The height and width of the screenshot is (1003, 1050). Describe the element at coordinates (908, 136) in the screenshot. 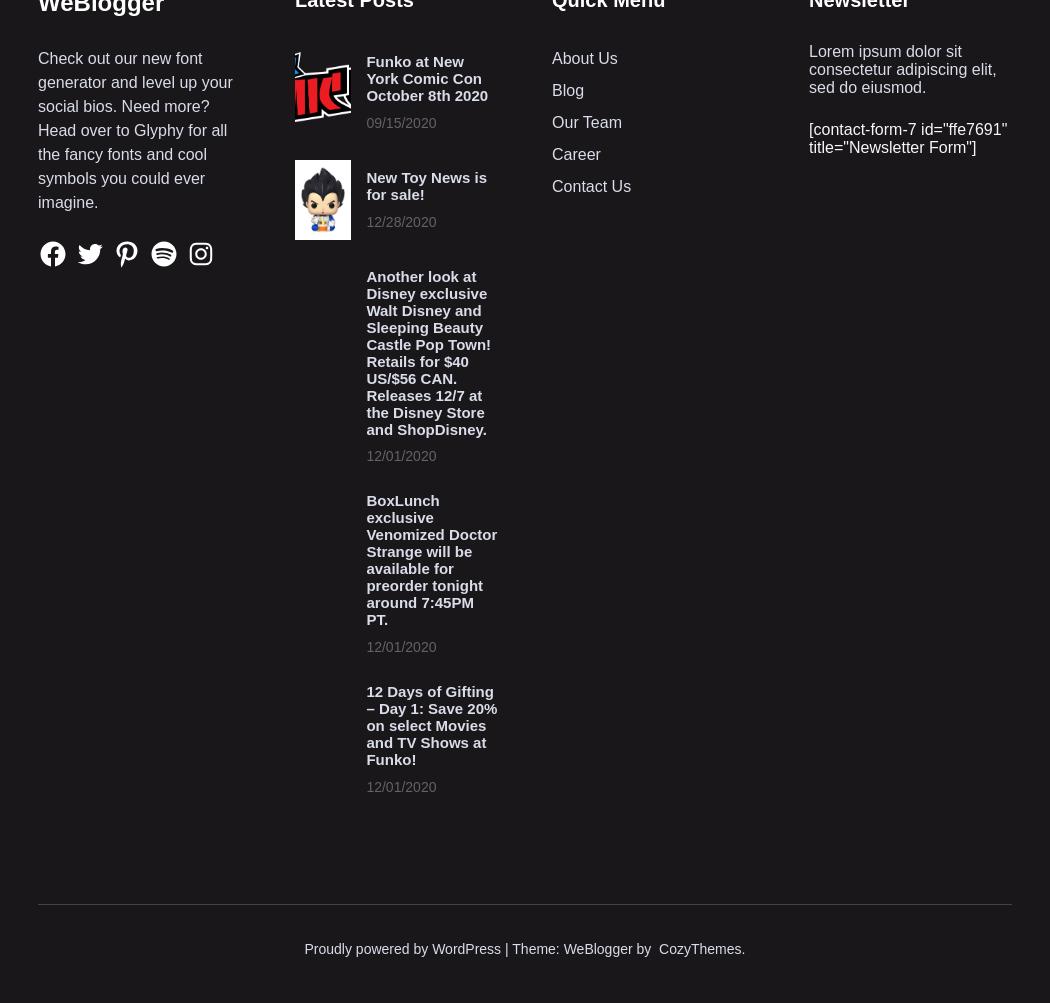

I see `'[contact-form-7 id="ffe7691" title="Newsletter Form"]'` at that location.